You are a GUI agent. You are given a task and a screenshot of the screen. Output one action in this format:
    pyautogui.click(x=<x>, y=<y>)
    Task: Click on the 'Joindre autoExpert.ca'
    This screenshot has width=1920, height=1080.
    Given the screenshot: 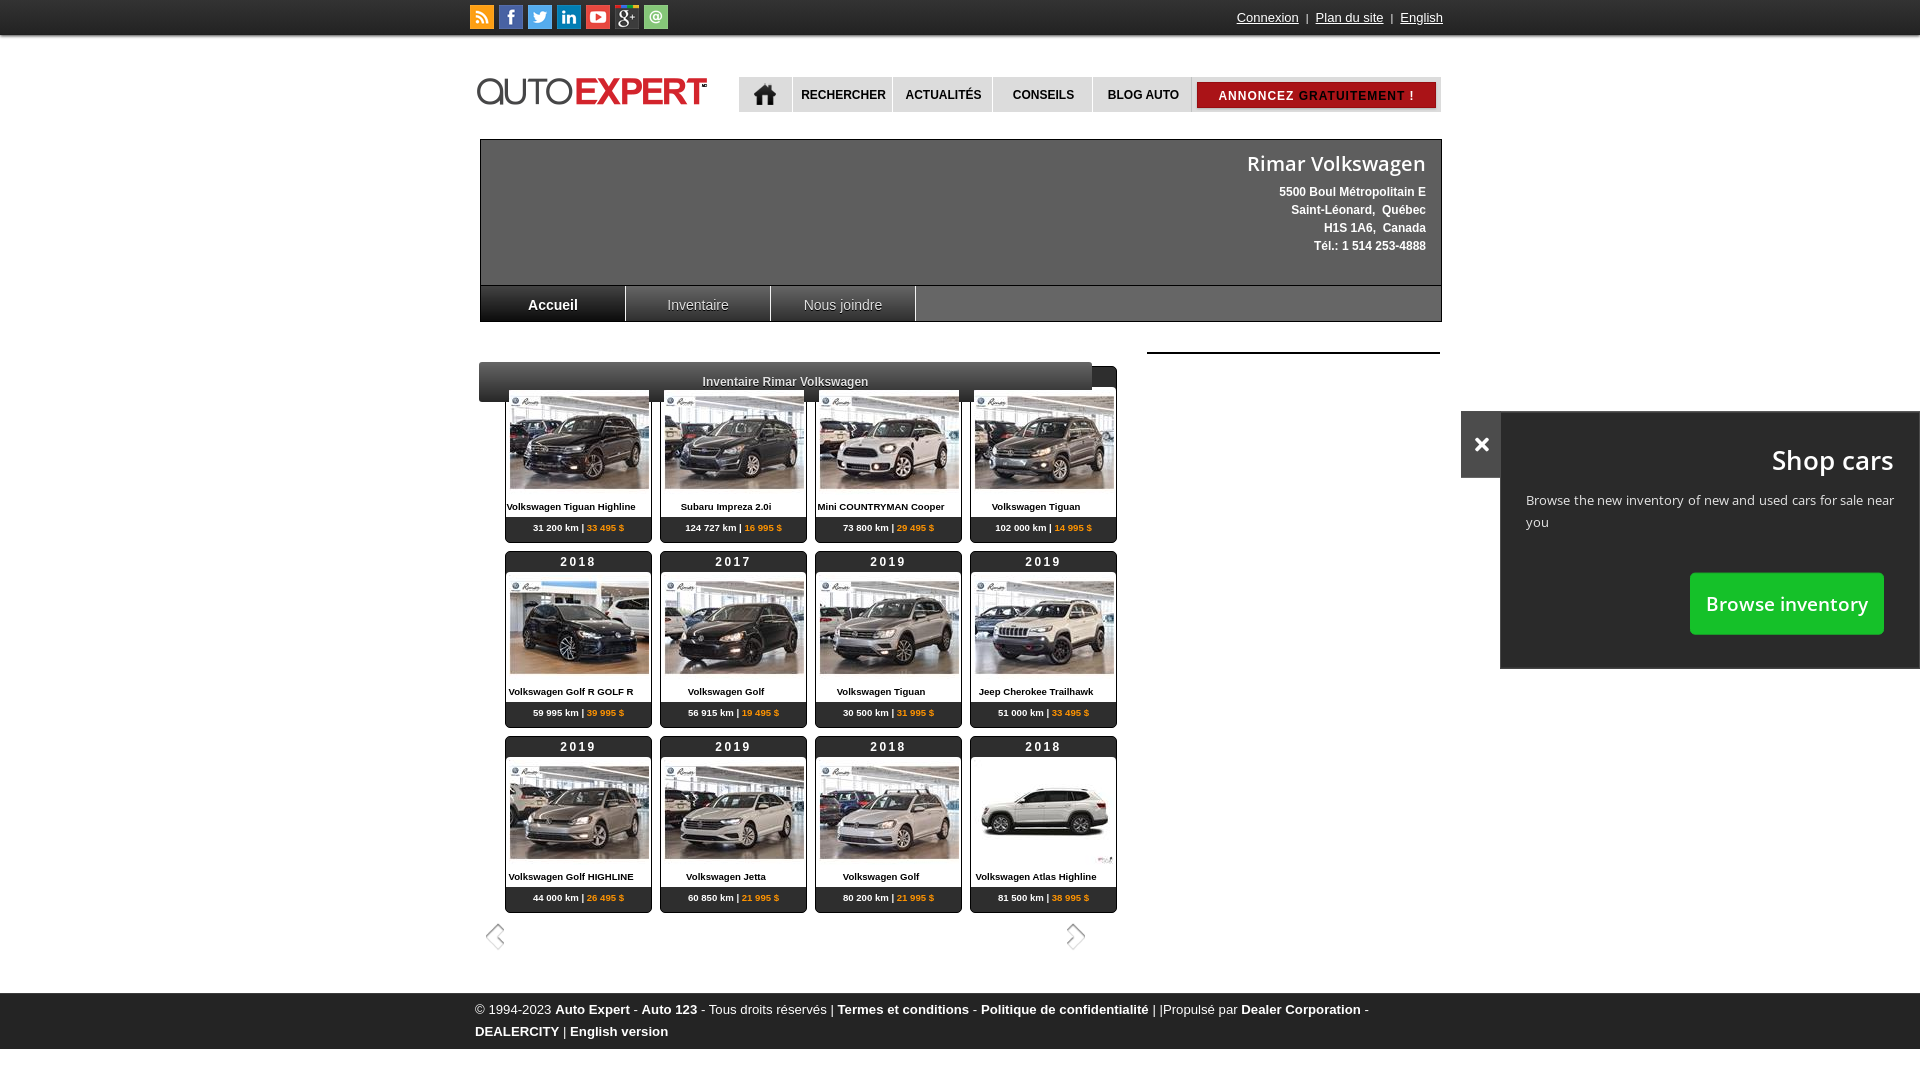 What is the action you would take?
    pyautogui.click(x=656, y=24)
    